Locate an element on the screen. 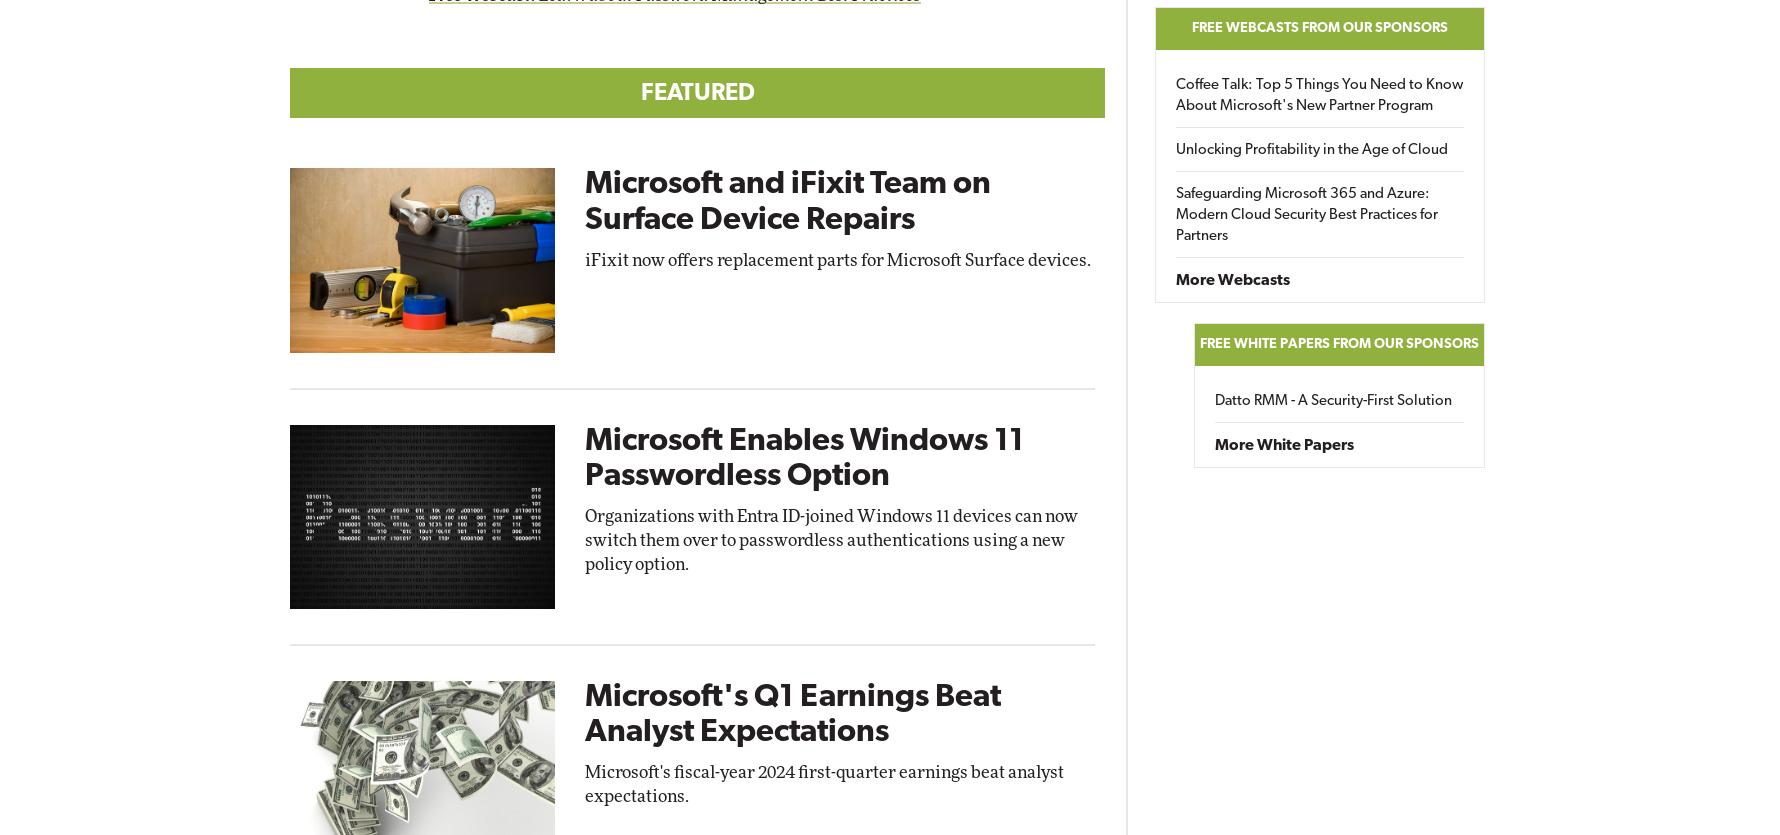 This screenshot has height=835, width=1780. 'Microsoft's fiscal-year 2024 first-quarter earnings beat analyst expectations.' is located at coordinates (584, 783).